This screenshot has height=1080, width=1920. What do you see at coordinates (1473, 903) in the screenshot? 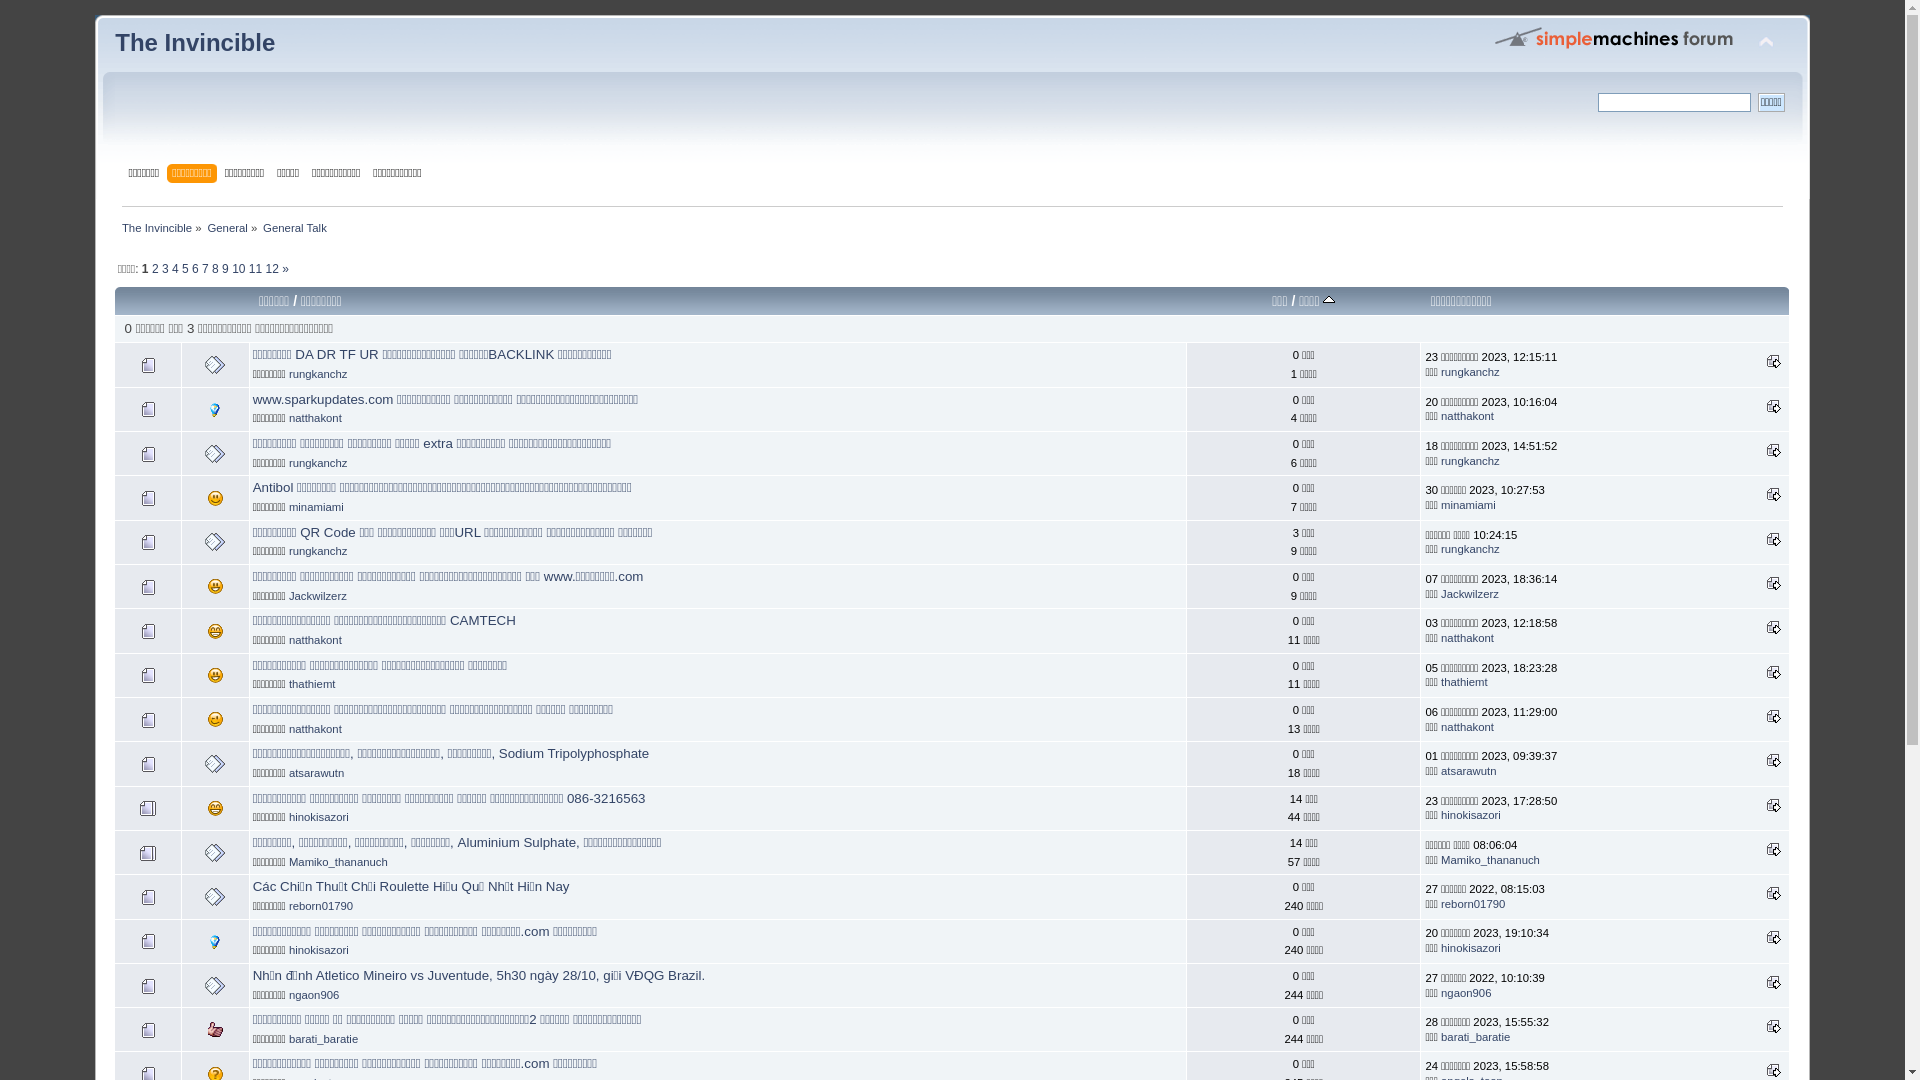
I see `'reborn01790'` at bounding box center [1473, 903].